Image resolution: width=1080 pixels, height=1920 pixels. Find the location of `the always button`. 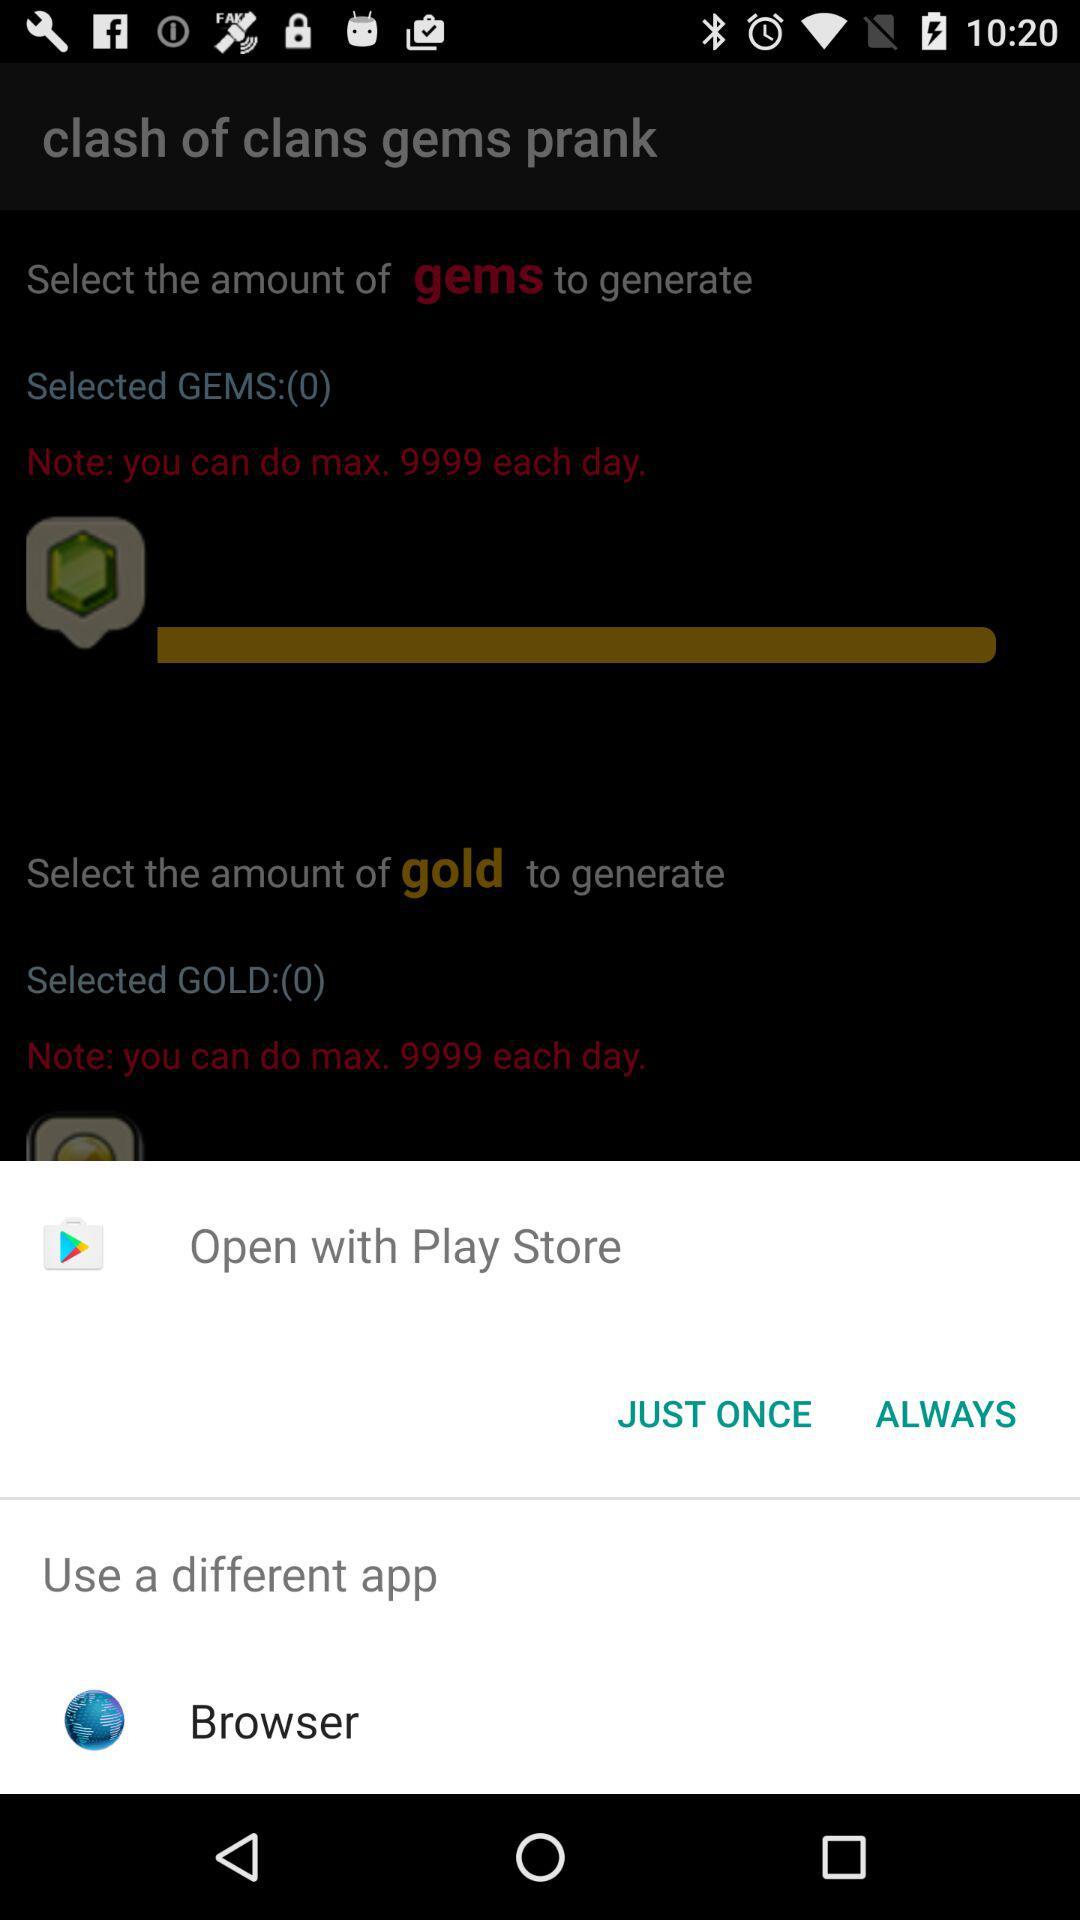

the always button is located at coordinates (945, 1411).